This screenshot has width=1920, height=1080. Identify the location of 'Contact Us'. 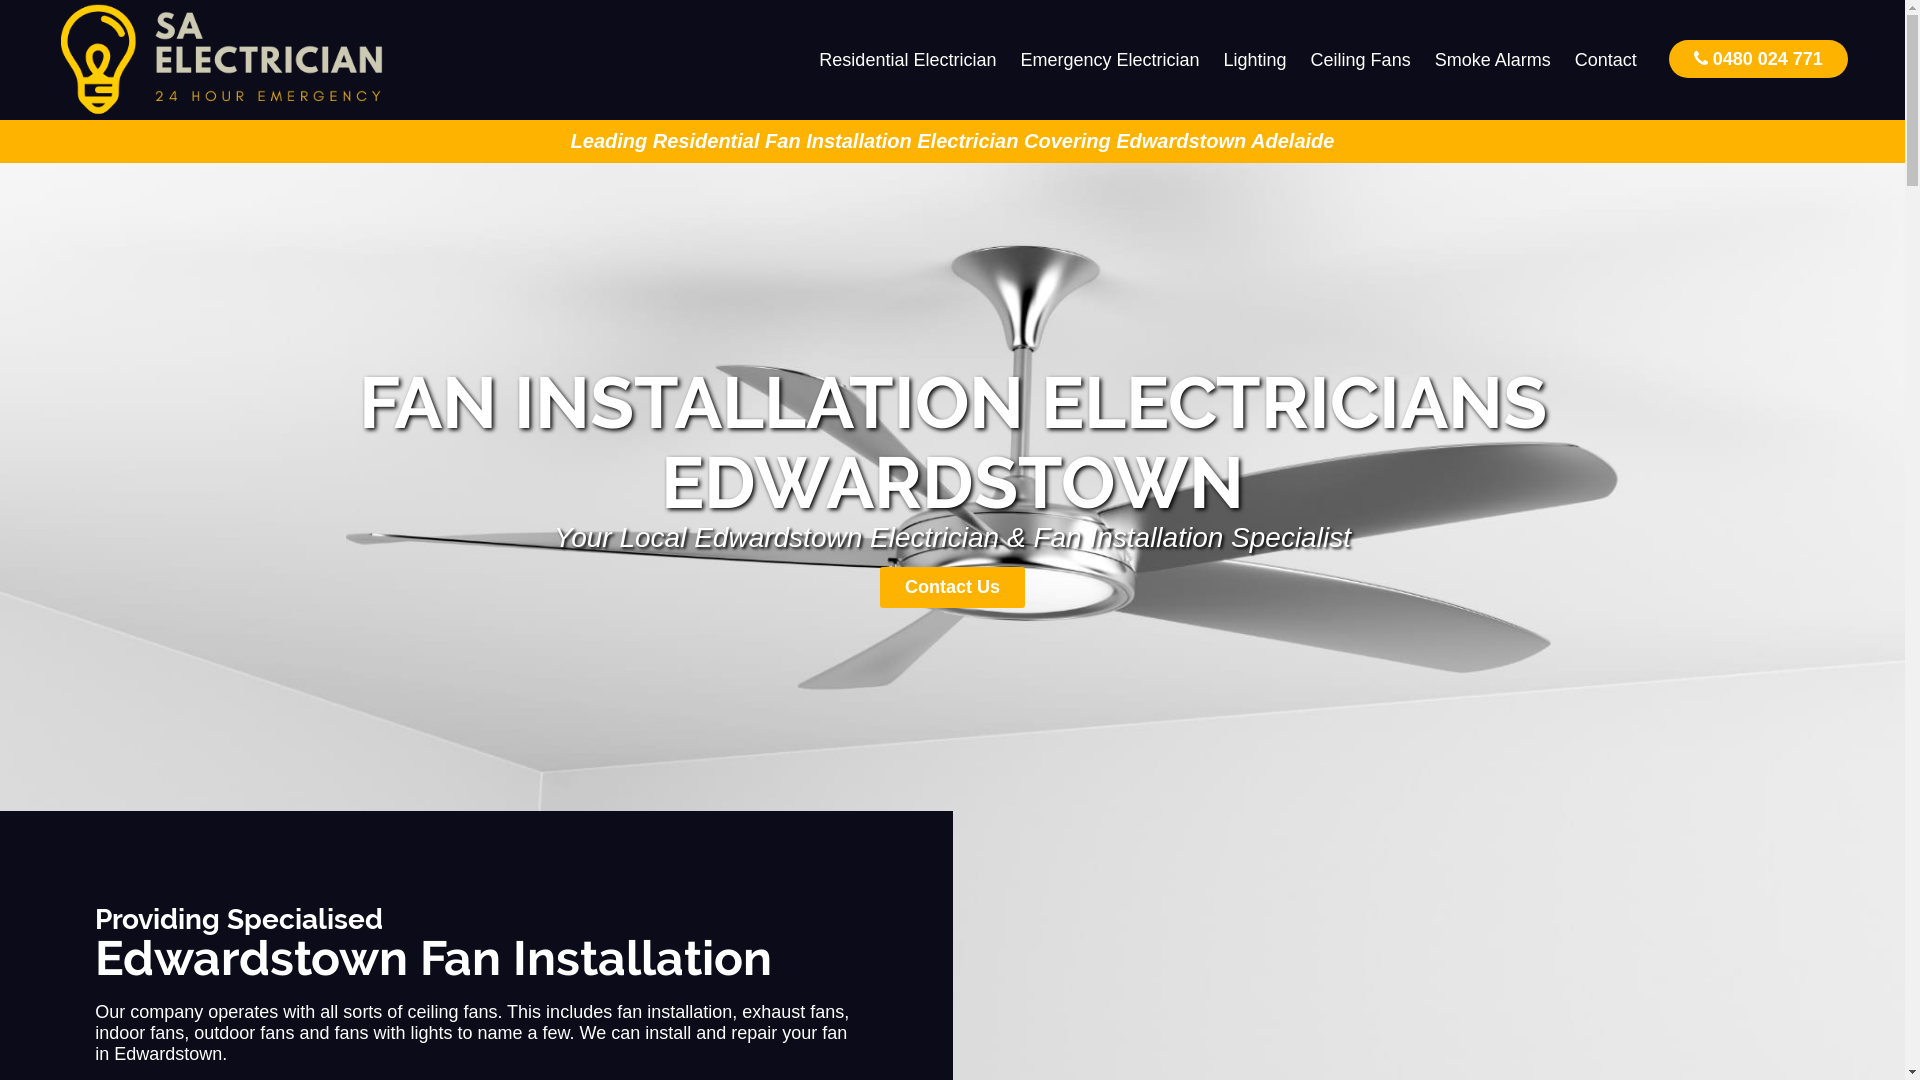
(951, 586).